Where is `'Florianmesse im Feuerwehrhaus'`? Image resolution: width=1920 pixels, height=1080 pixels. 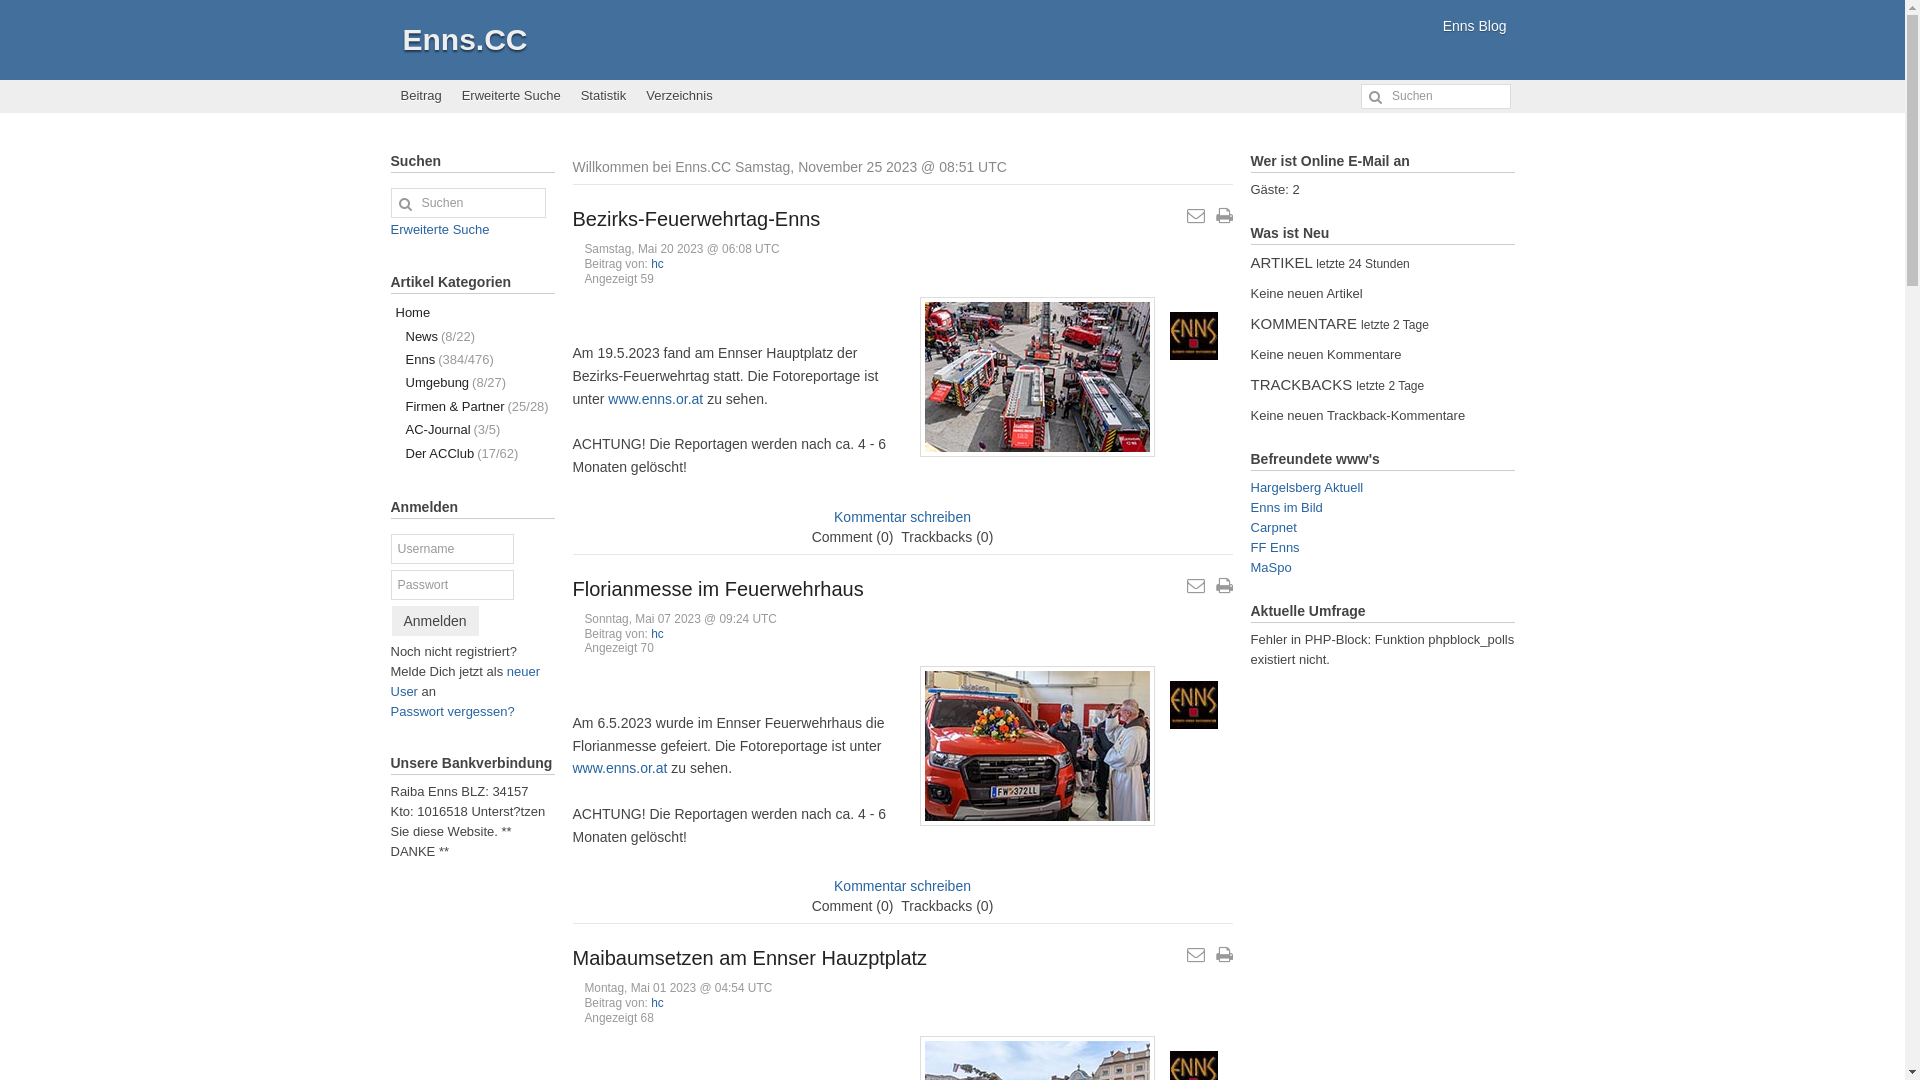
'Florianmesse im Feuerwehrhaus' is located at coordinates (717, 588).